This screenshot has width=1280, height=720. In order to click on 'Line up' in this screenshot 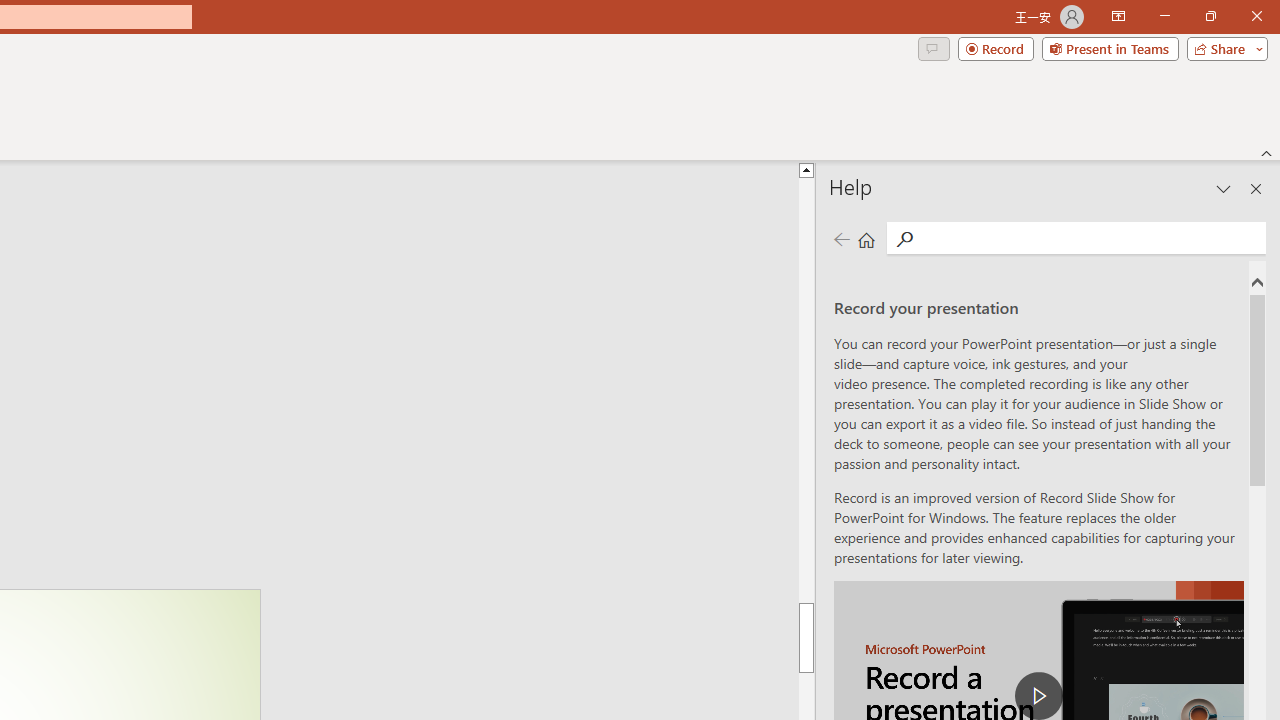, I will do `click(1266, 136)`.